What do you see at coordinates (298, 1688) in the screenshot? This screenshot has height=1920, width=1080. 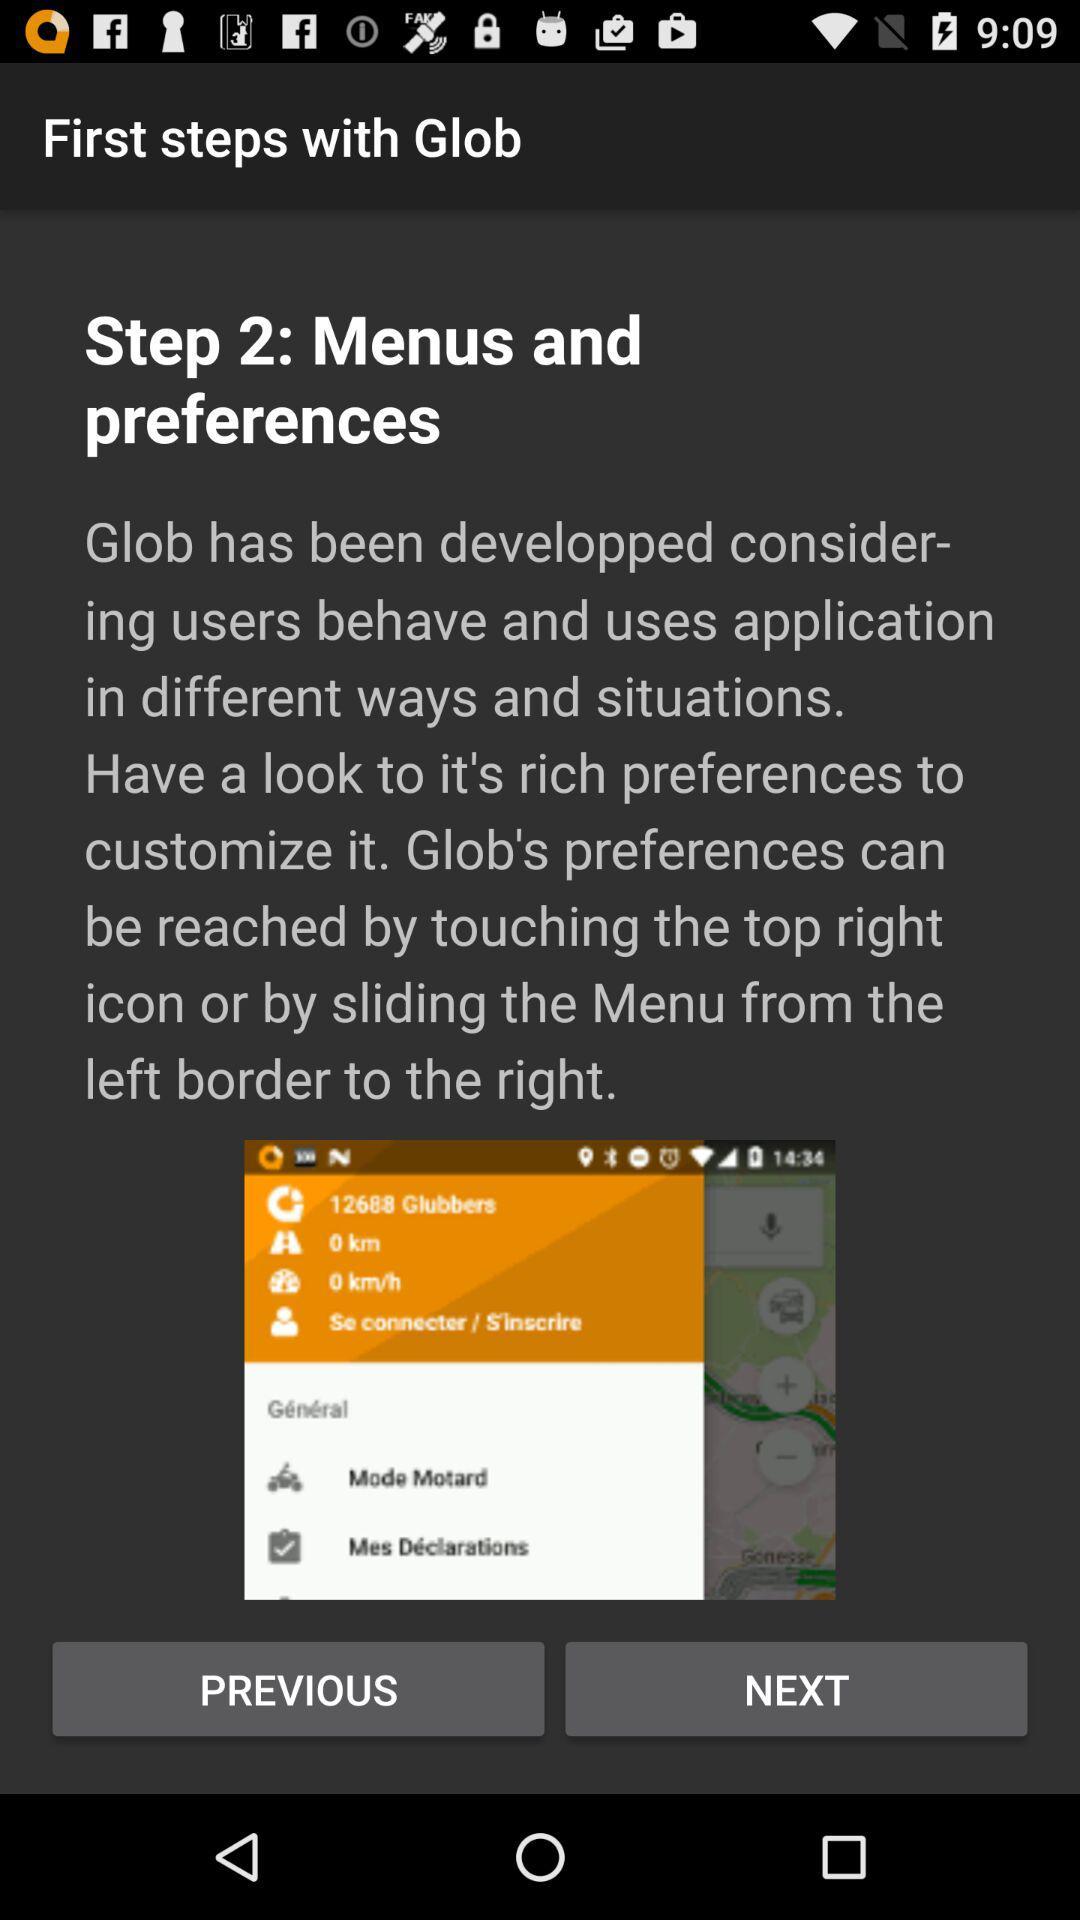 I see `item next to the next button` at bounding box center [298, 1688].